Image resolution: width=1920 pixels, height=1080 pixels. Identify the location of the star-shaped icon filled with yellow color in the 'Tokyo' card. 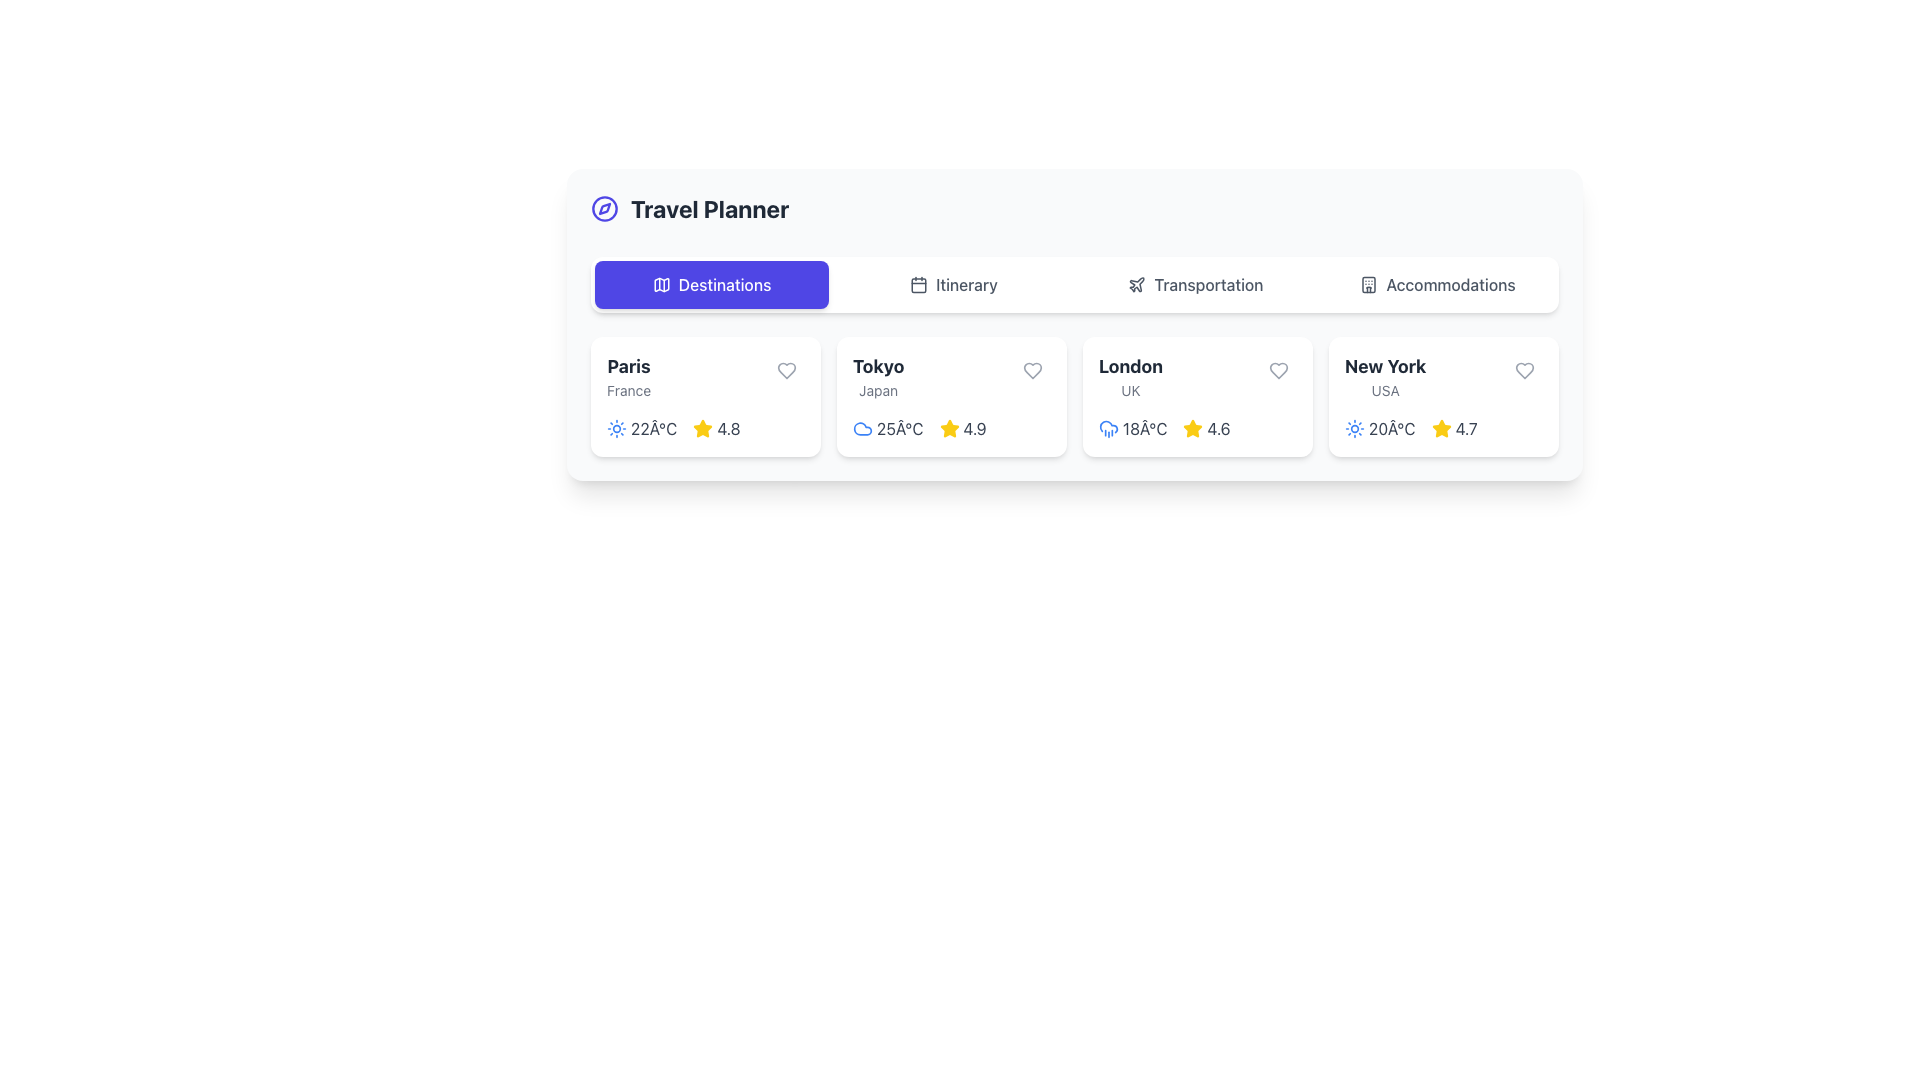
(948, 427).